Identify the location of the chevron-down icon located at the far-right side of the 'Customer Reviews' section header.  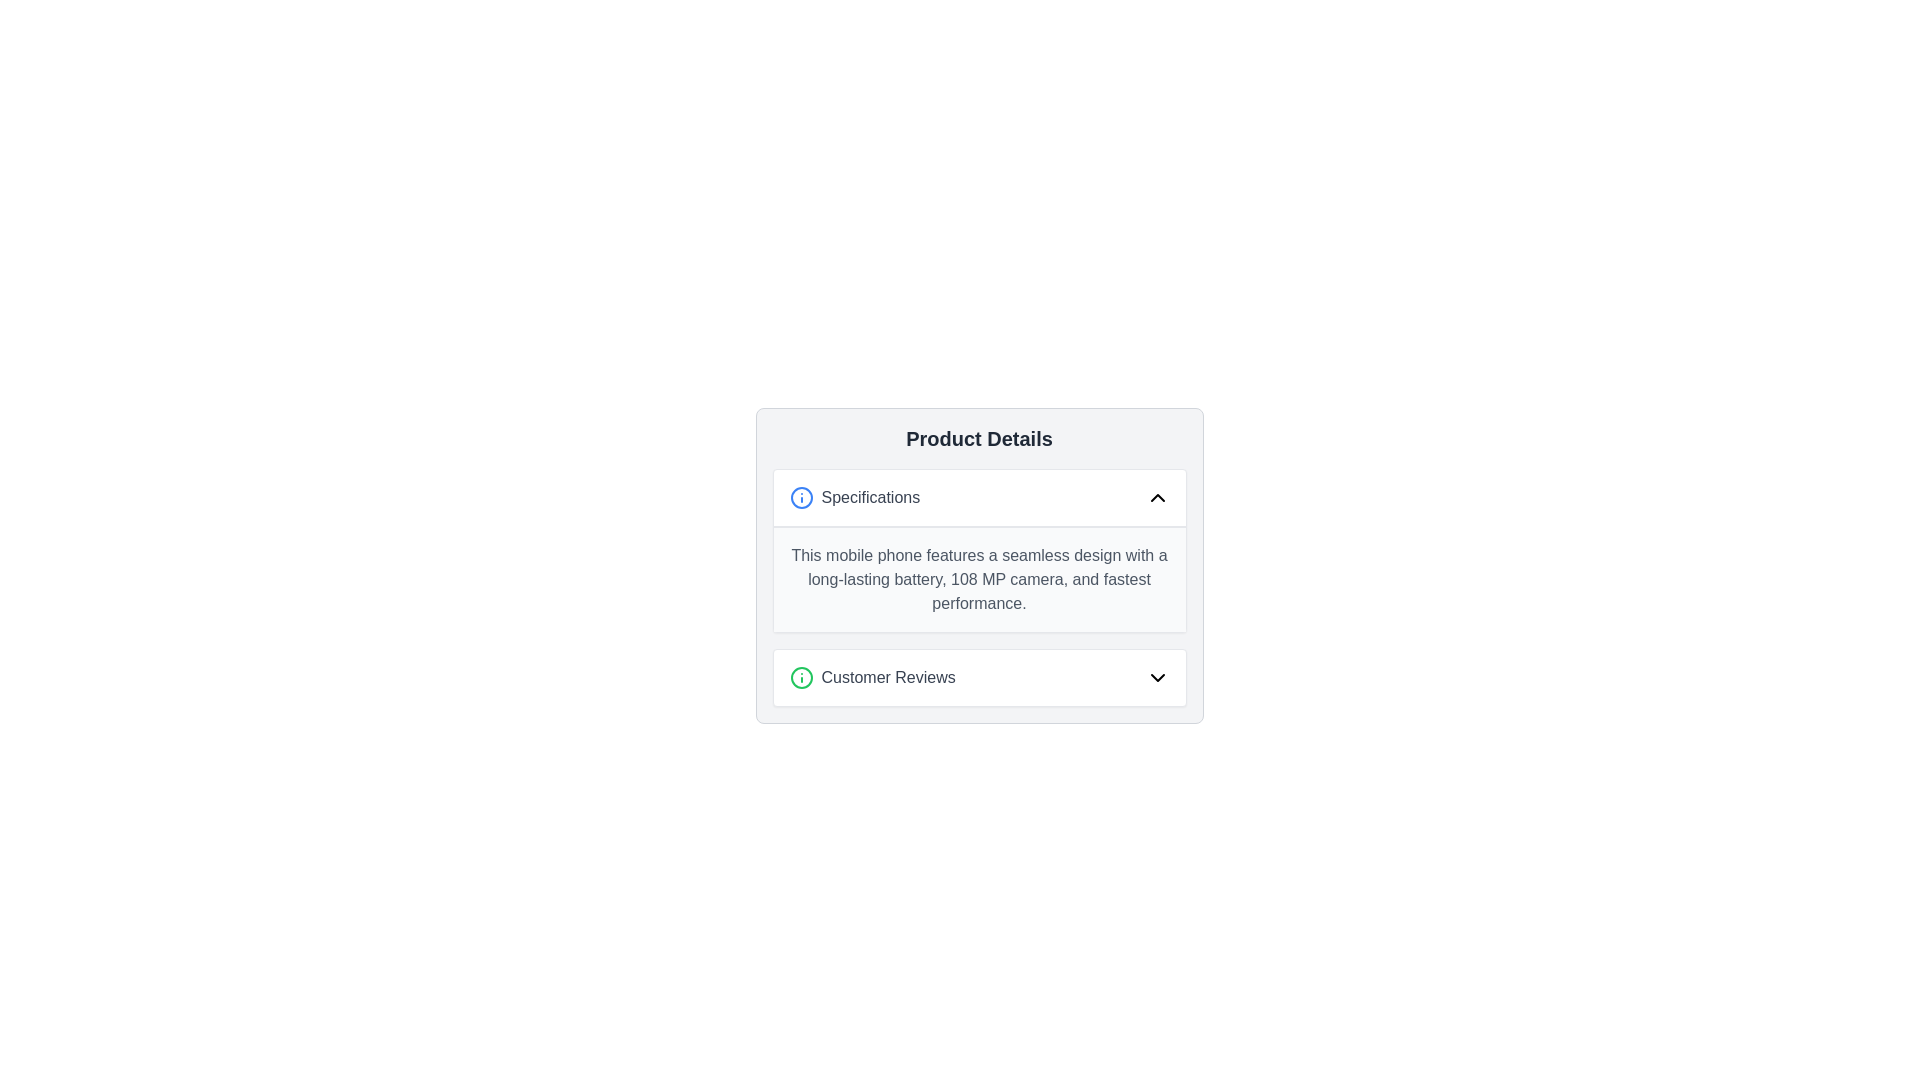
(1157, 677).